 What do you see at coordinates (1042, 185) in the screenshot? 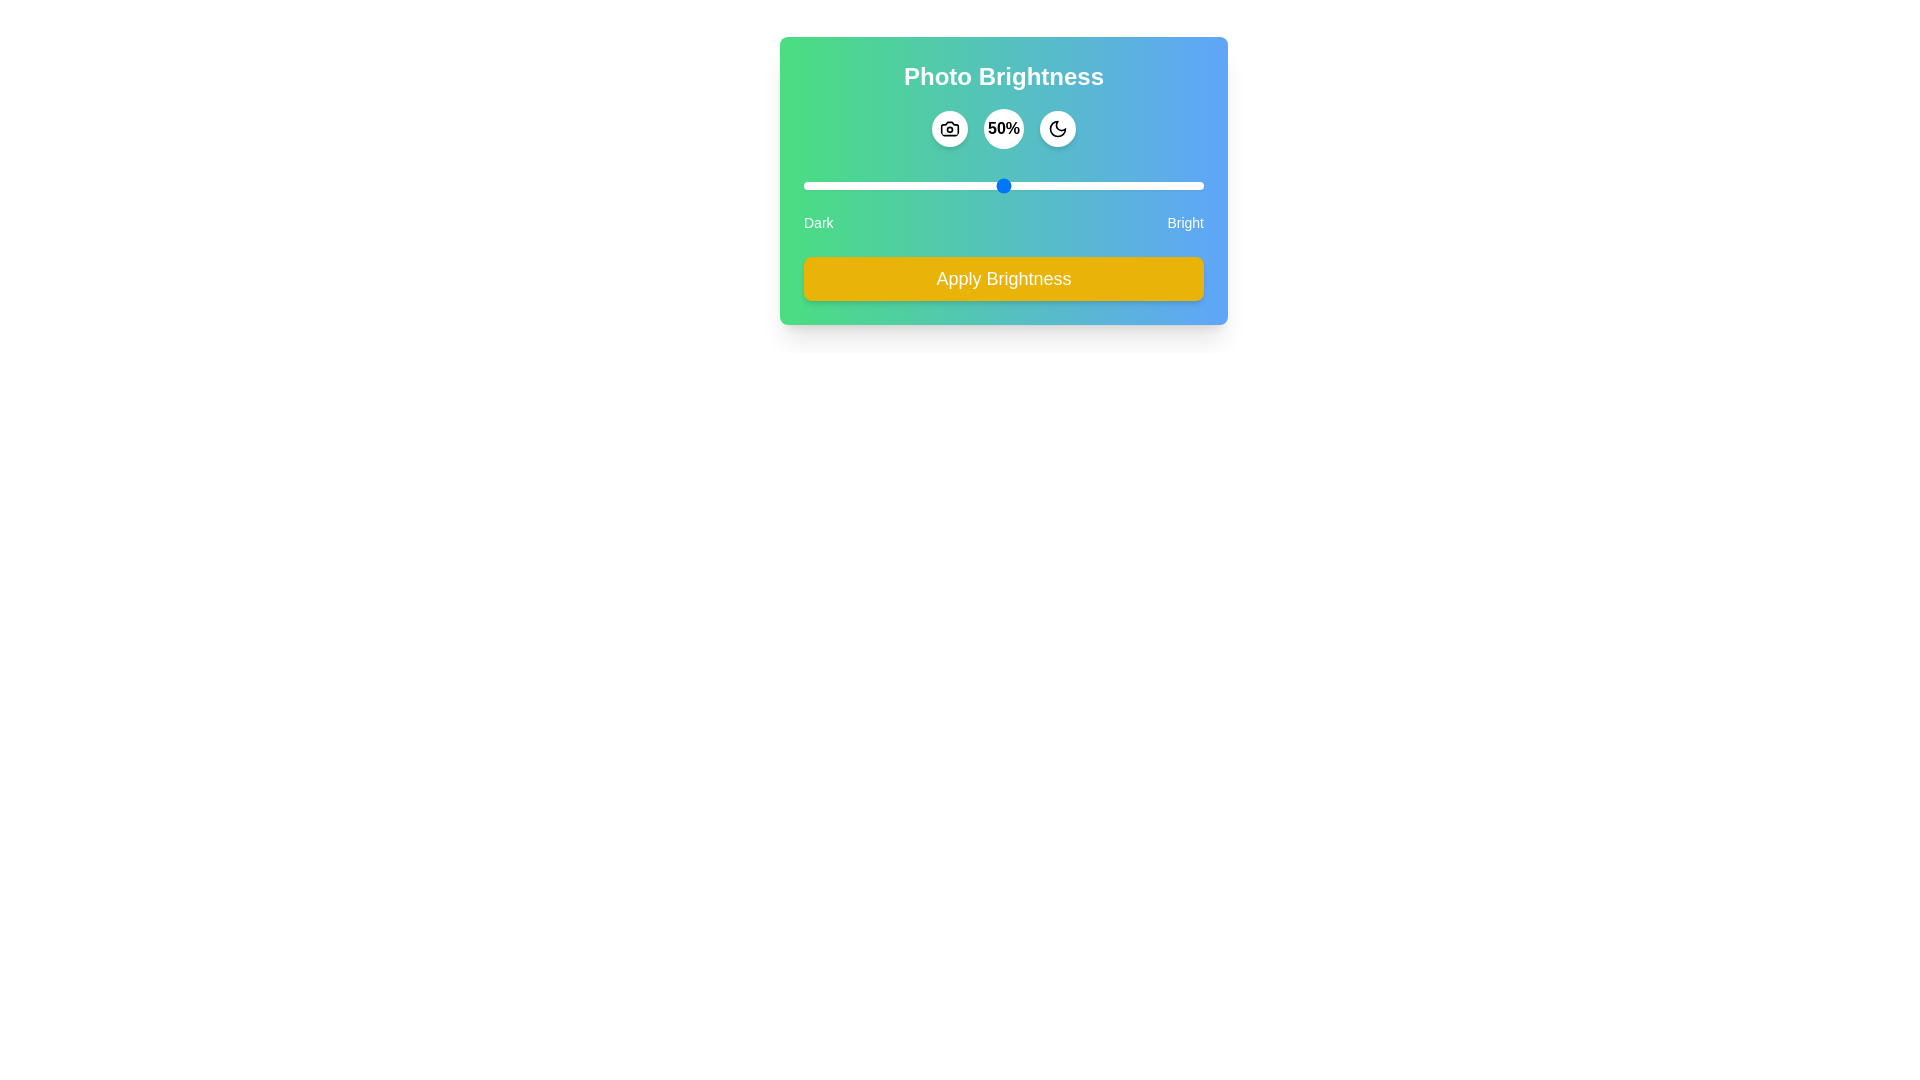
I see `the brightness slider to 60%` at bounding box center [1042, 185].